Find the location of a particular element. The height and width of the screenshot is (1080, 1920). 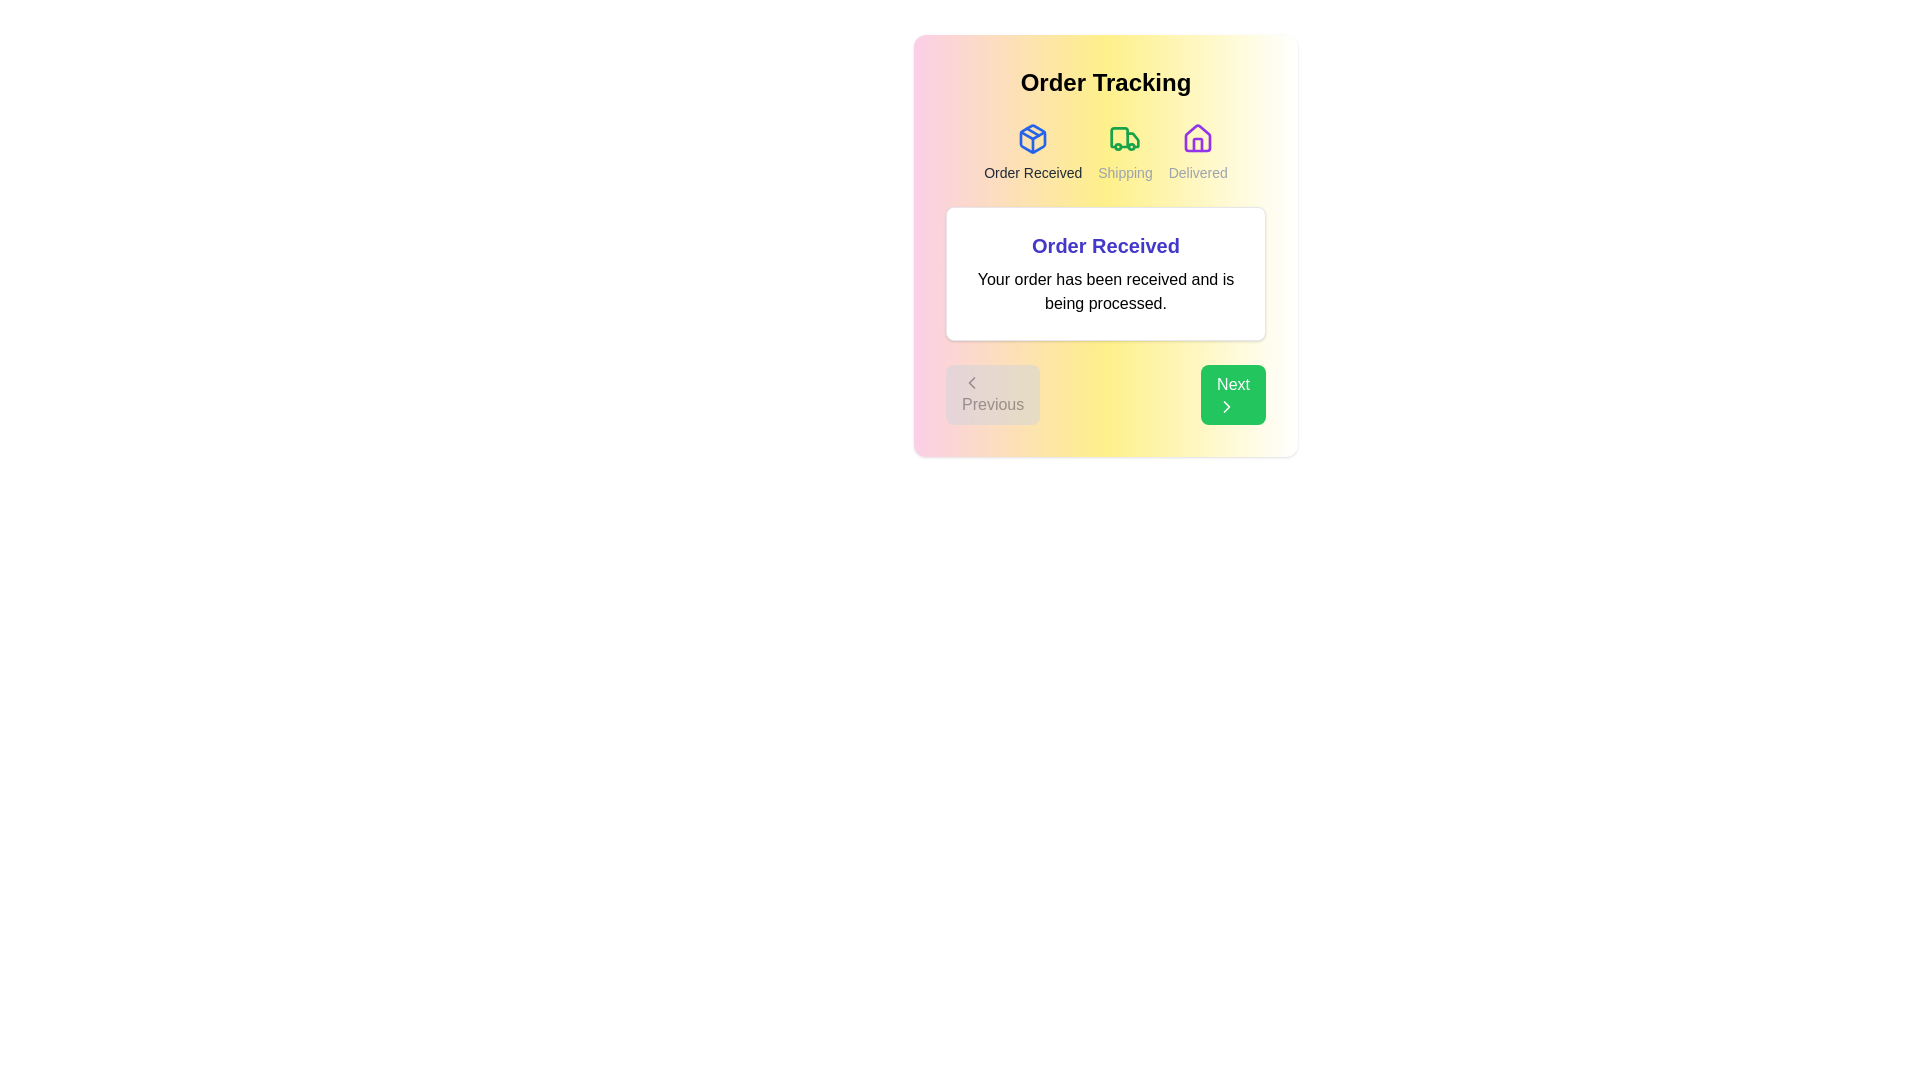

the icon for the Shipping step in the order tracking process is located at coordinates (1125, 137).